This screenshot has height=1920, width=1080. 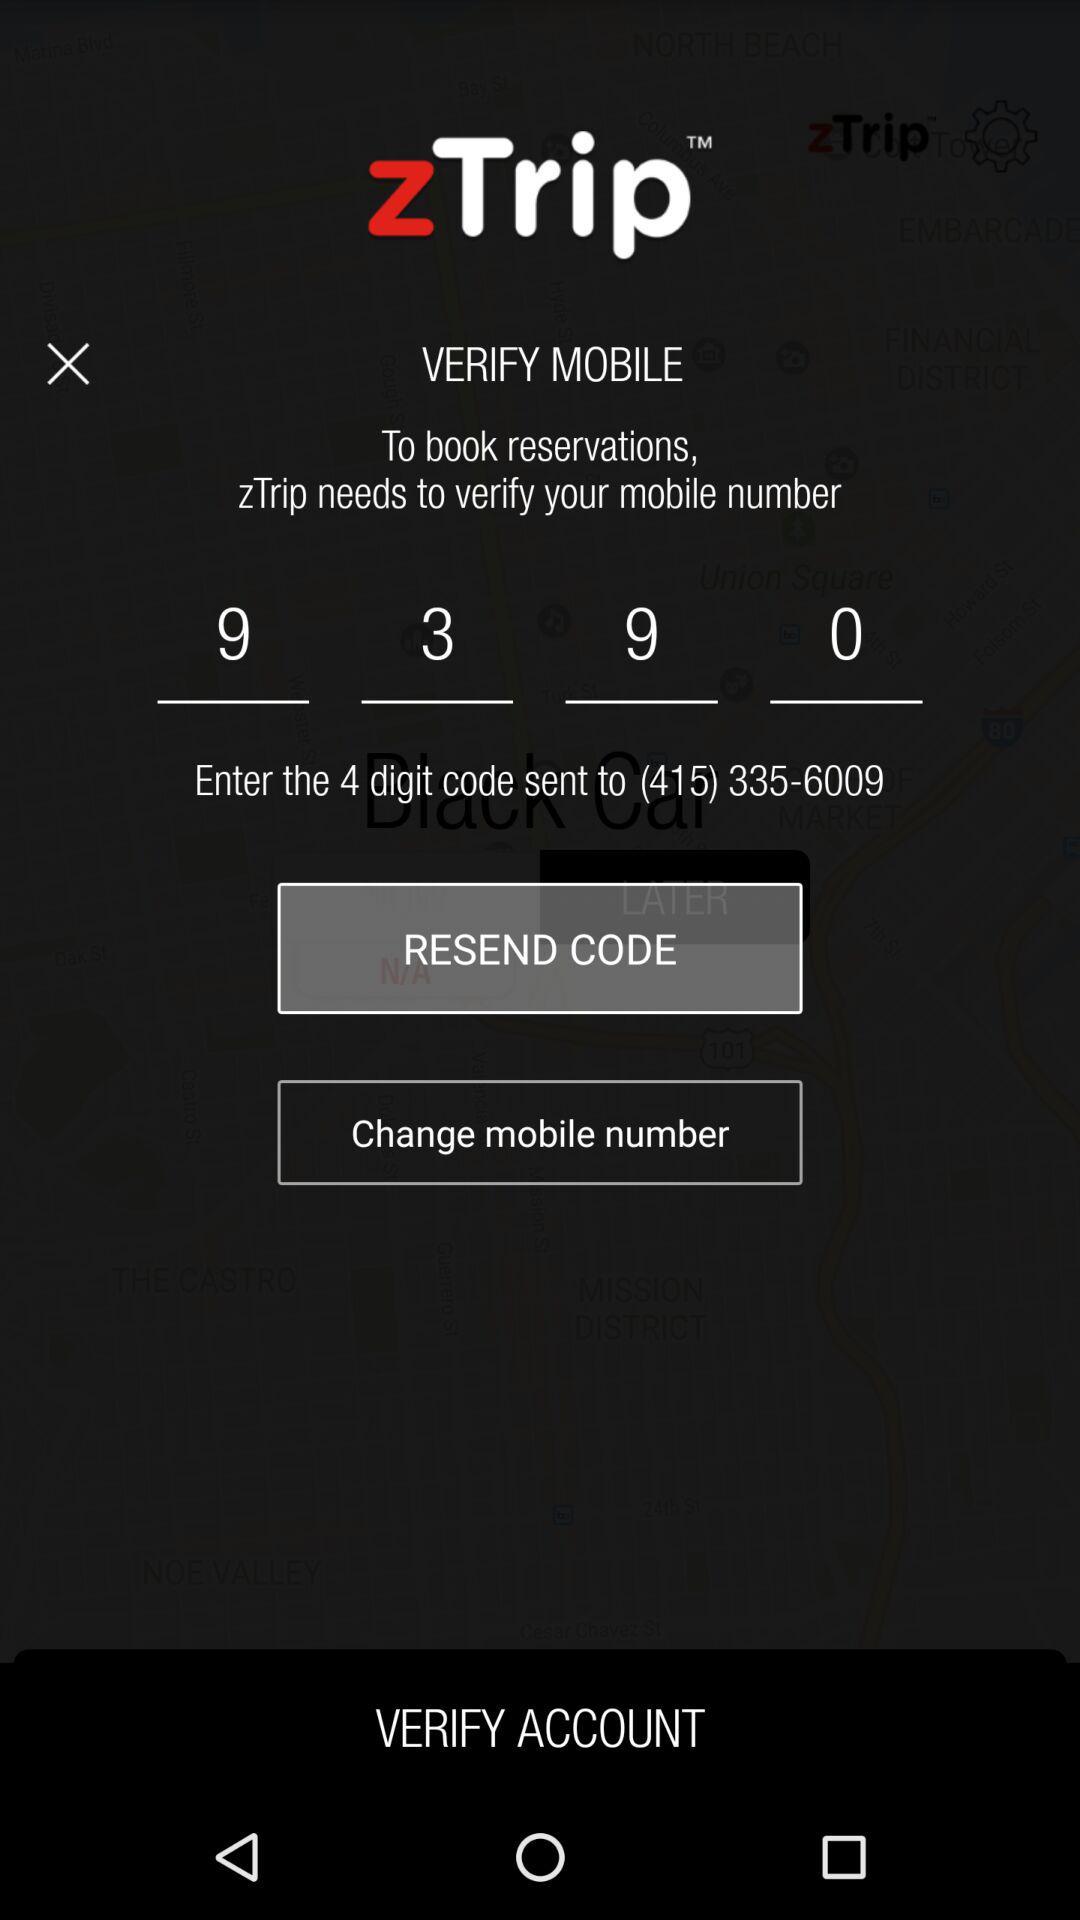 I want to click on the text below resend code, so click(x=540, y=1132).